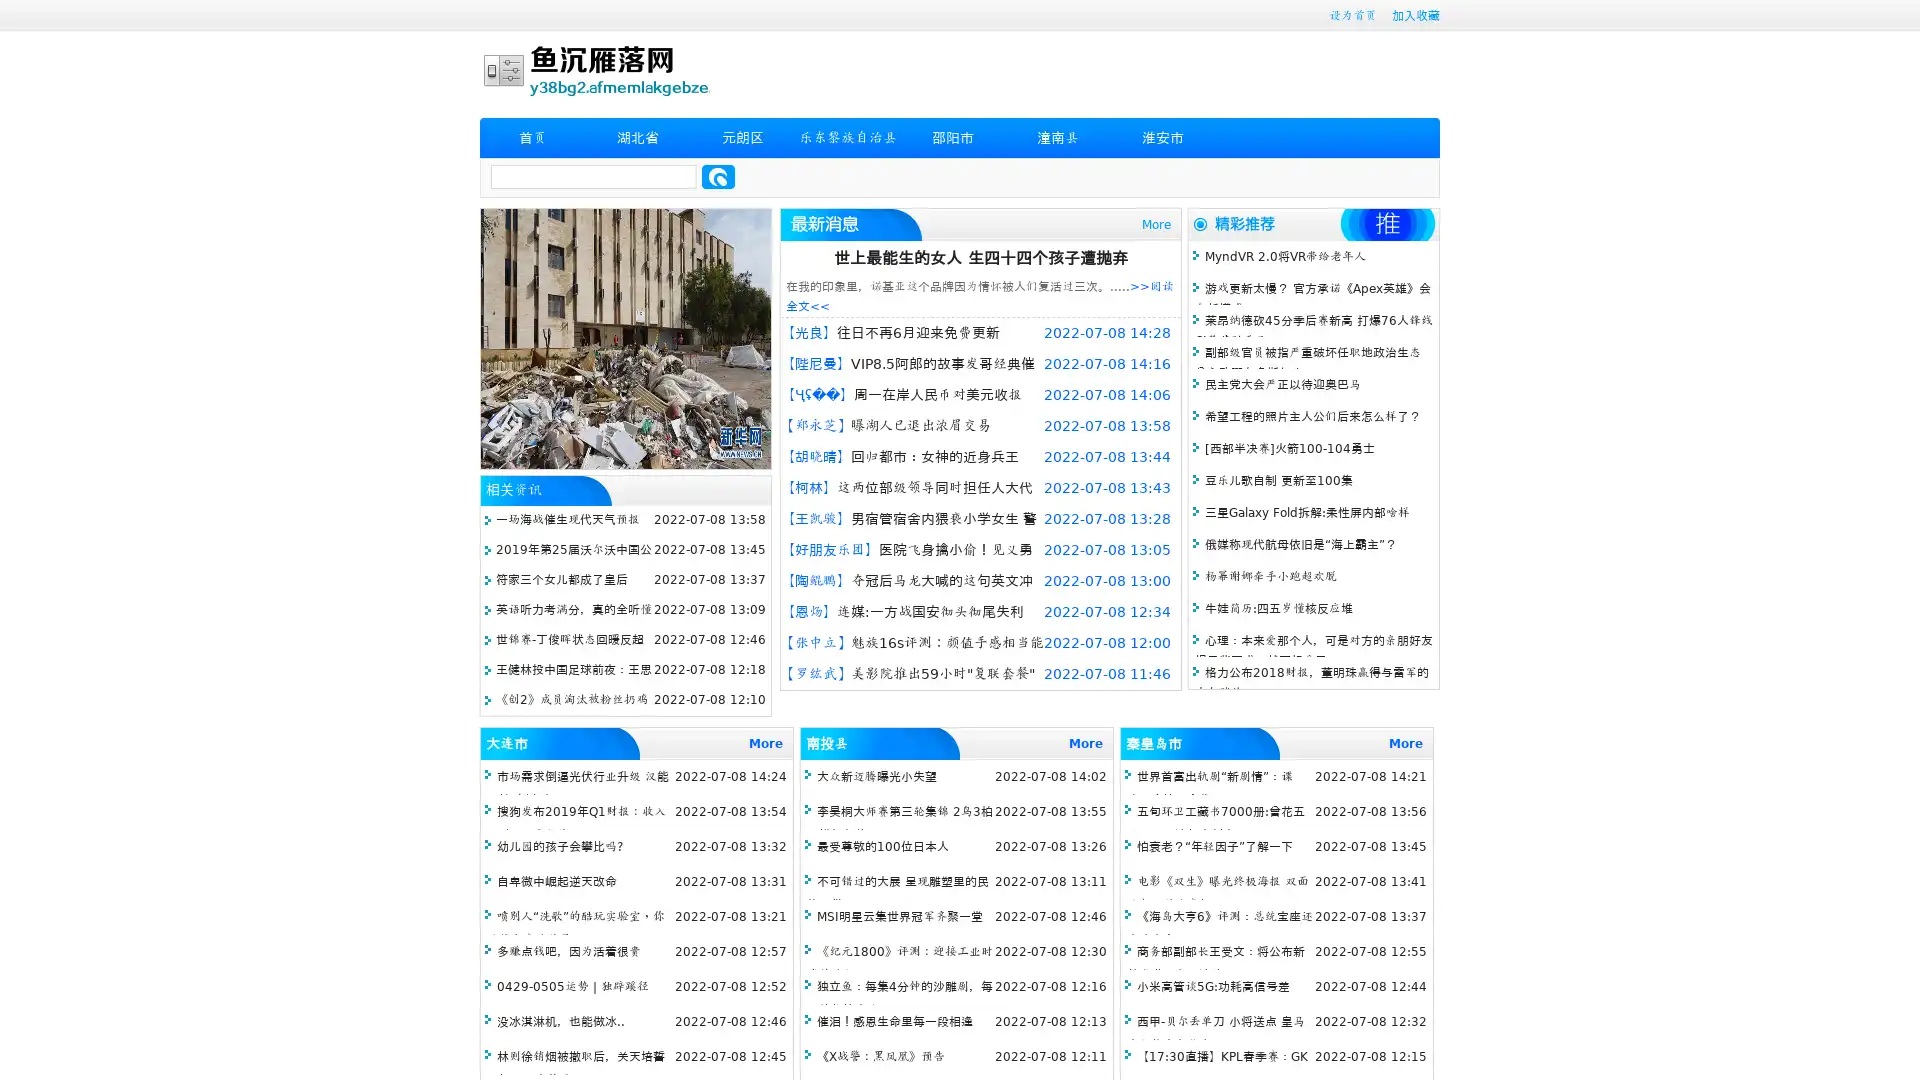  What do you see at coordinates (718, 176) in the screenshot?
I see `Search` at bounding box center [718, 176].